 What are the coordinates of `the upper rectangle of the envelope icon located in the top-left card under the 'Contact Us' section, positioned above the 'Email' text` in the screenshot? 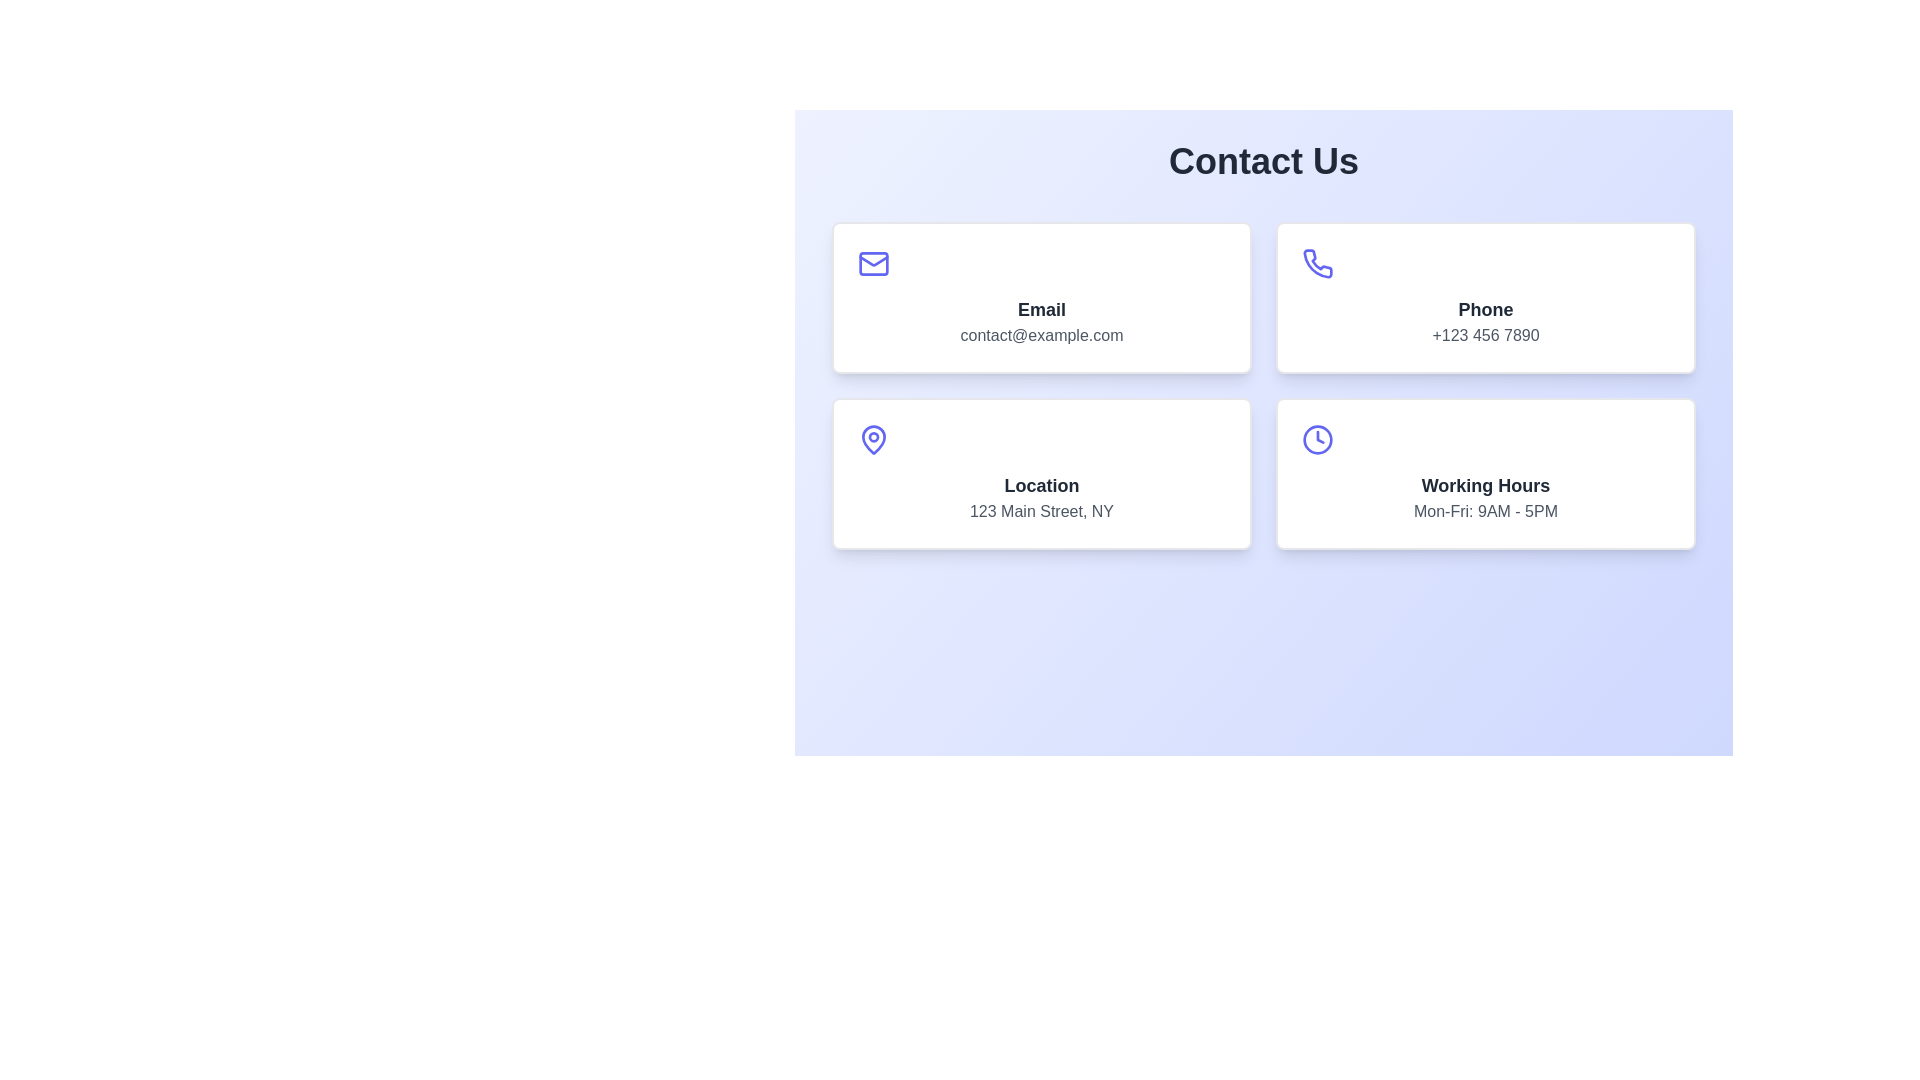 It's located at (873, 261).